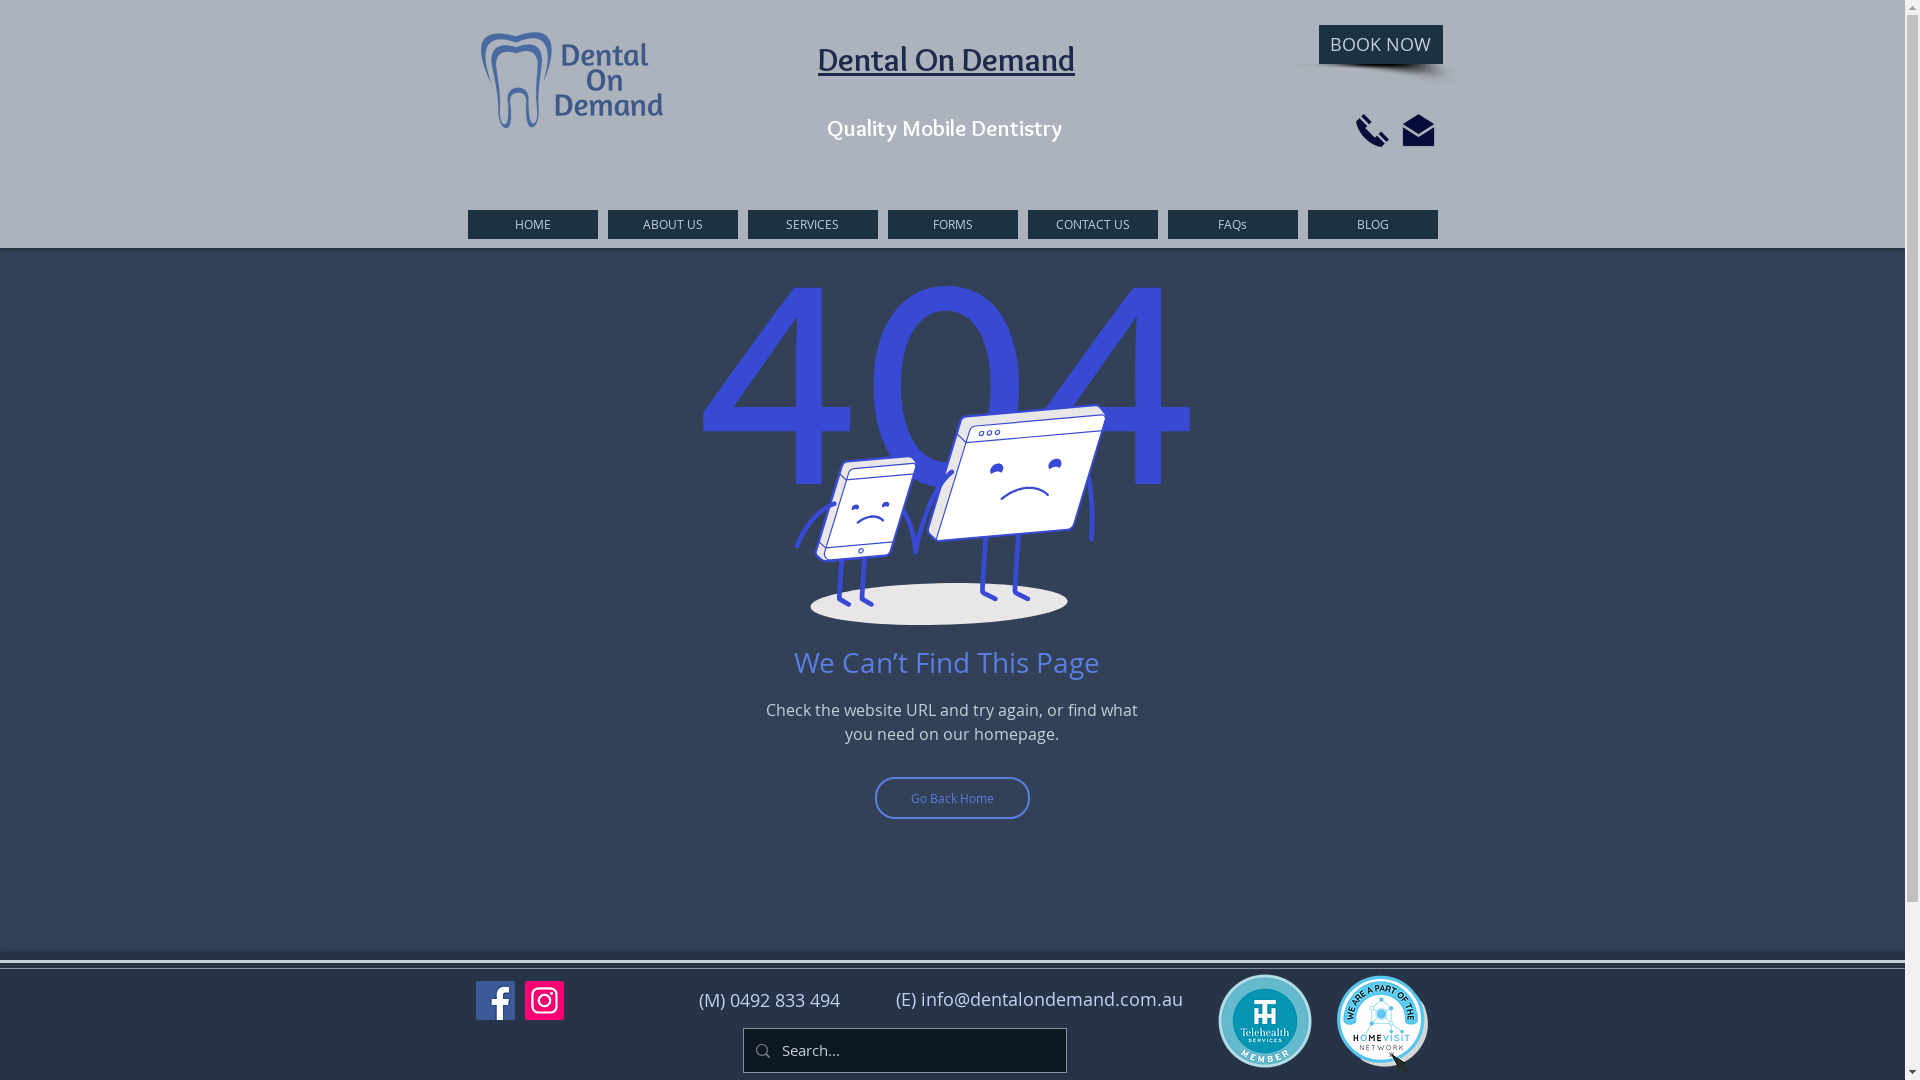 This screenshot has height=1080, width=1920. Describe the element at coordinates (662, 1001) in the screenshot. I see `'(M) 0492 833 494'` at that location.